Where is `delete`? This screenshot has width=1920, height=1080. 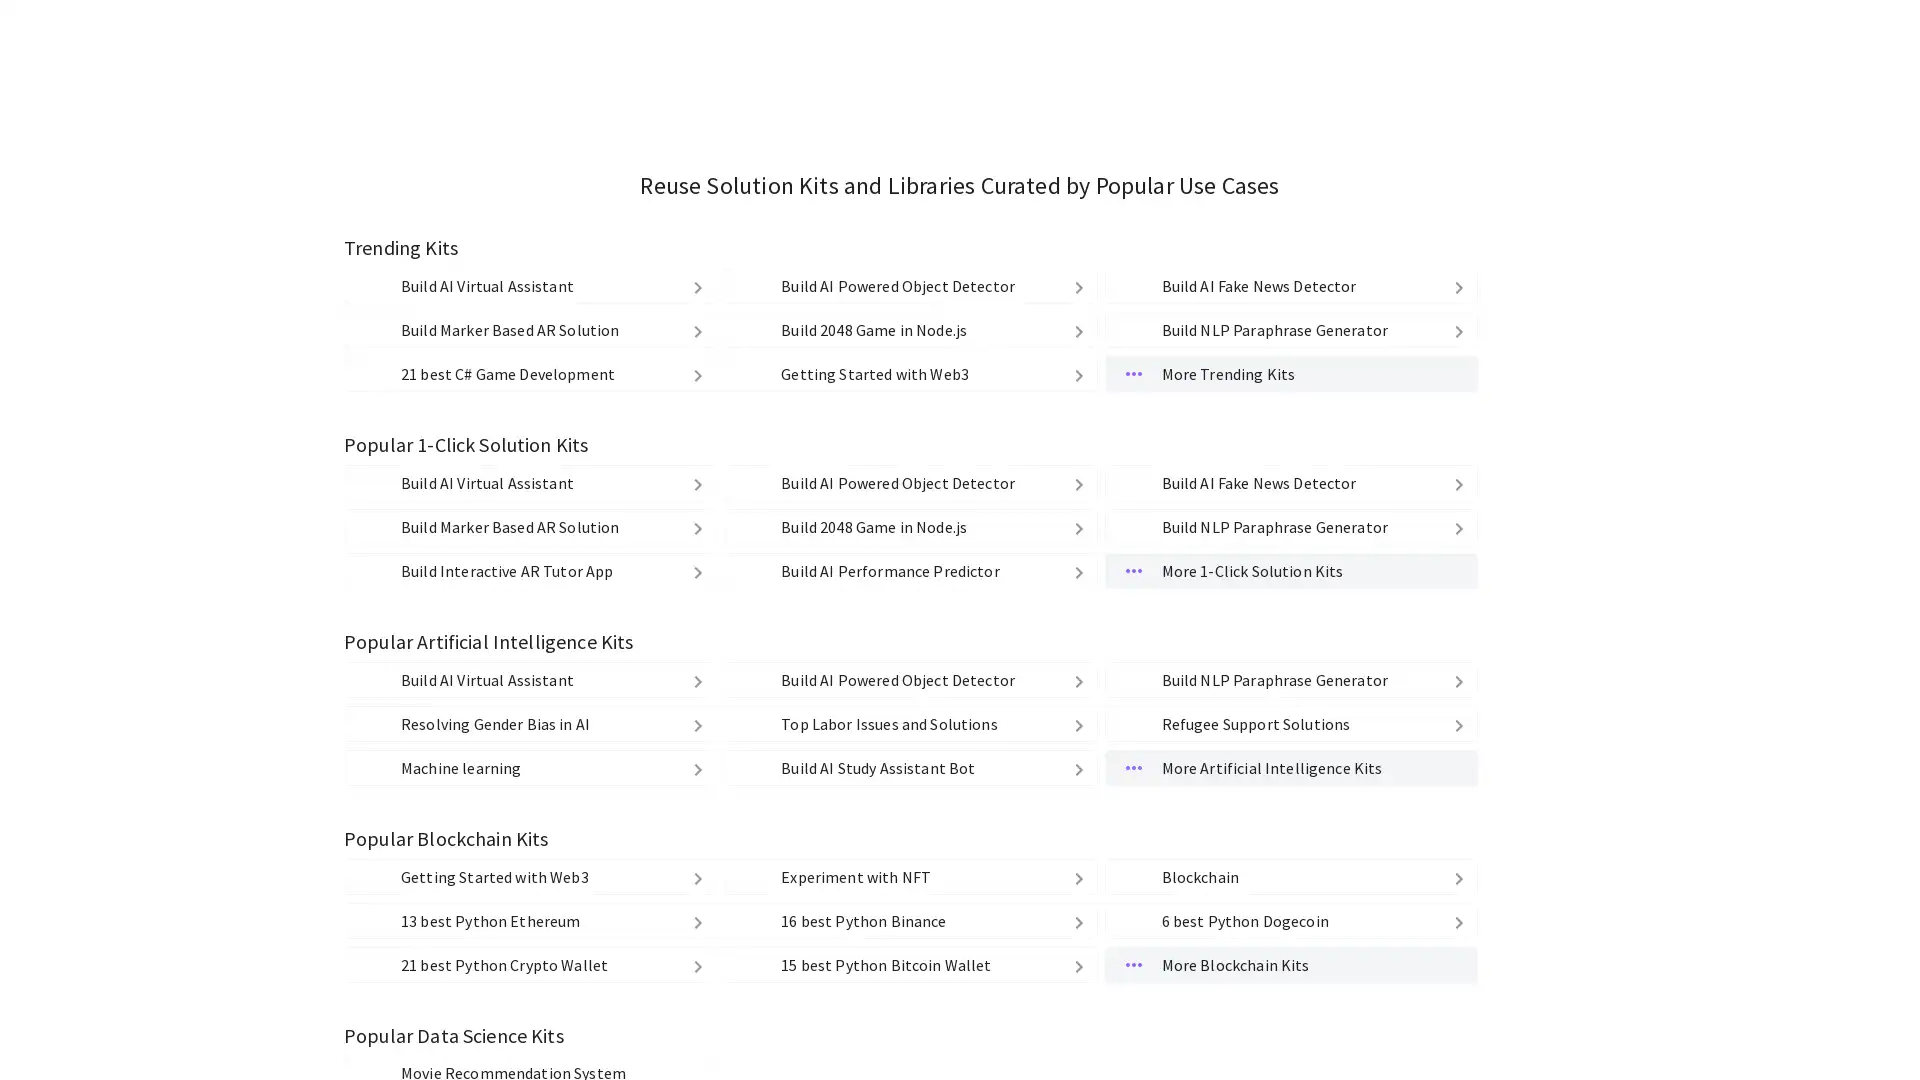 delete is located at coordinates (1429, 789).